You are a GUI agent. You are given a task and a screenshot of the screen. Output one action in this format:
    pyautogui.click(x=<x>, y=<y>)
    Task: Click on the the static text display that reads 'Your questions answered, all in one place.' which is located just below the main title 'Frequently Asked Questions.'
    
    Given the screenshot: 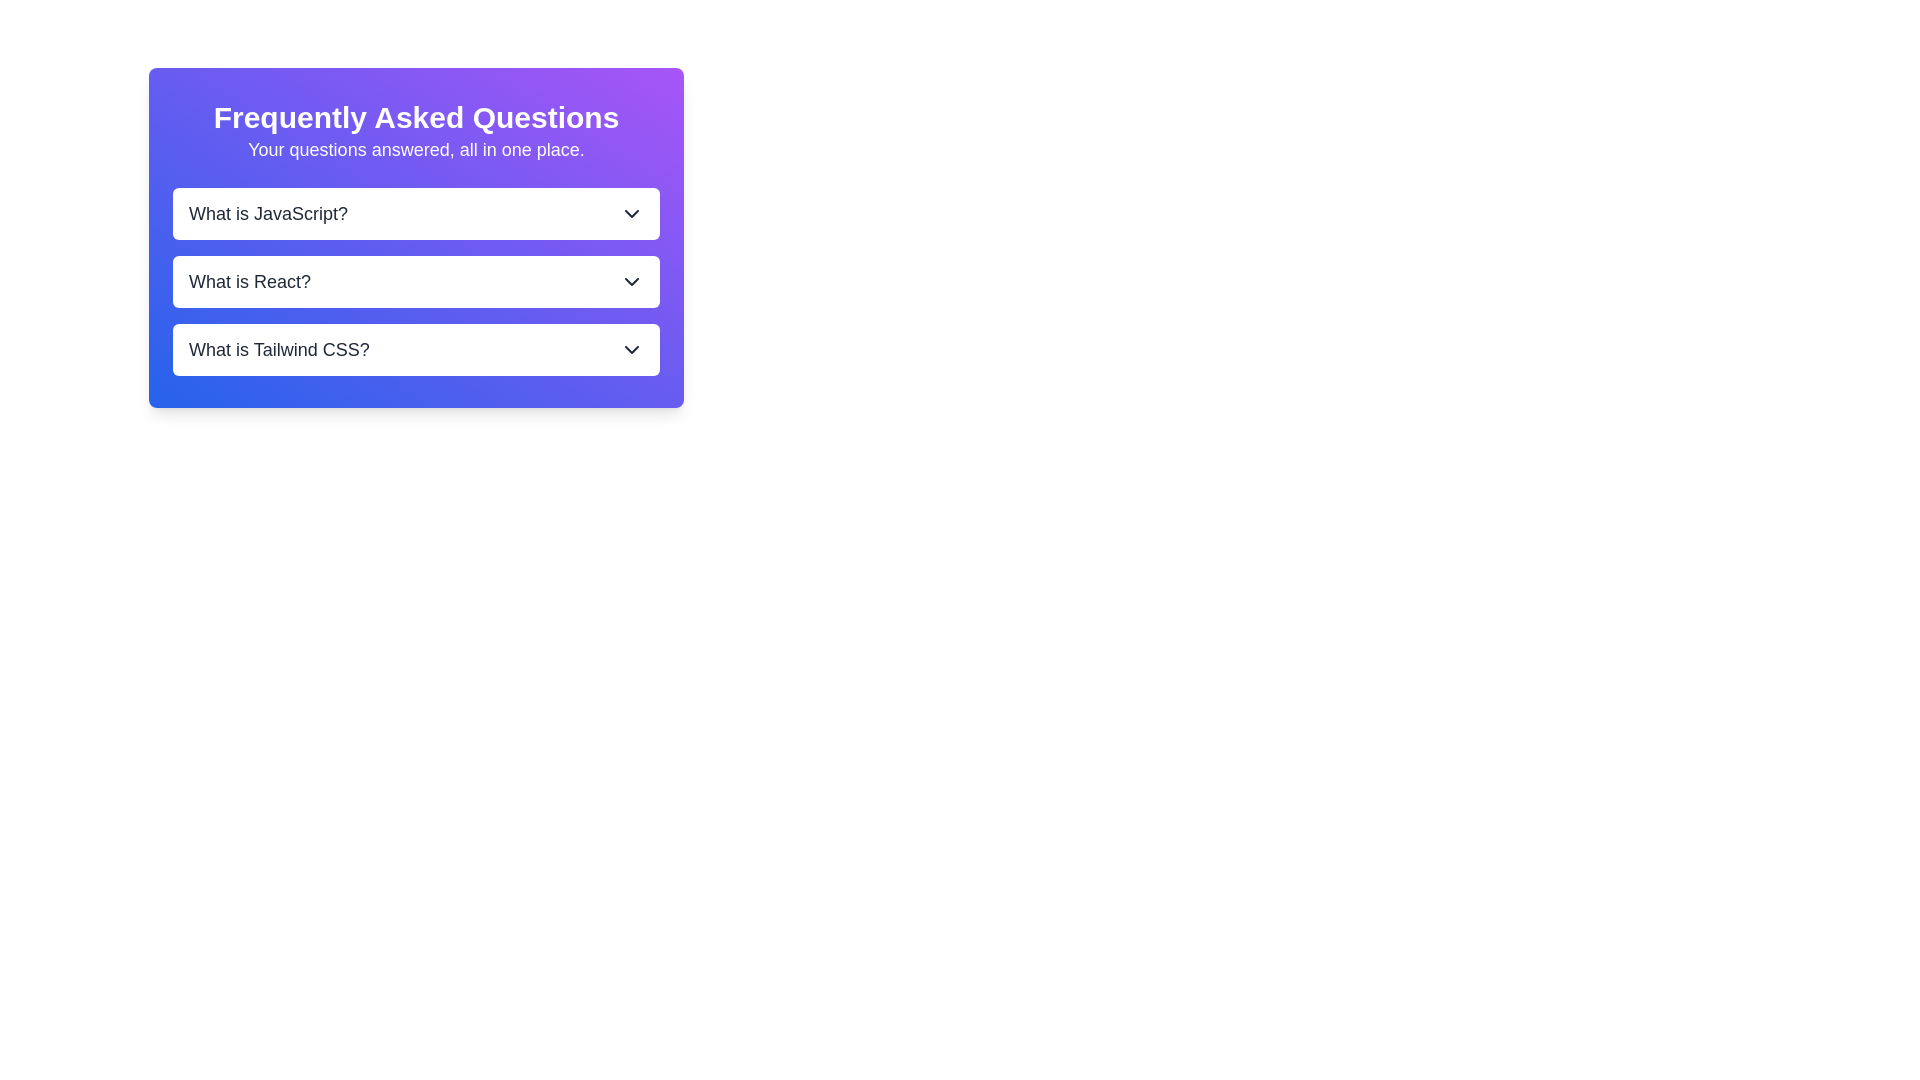 What is the action you would take?
    pyautogui.click(x=415, y=149)
    